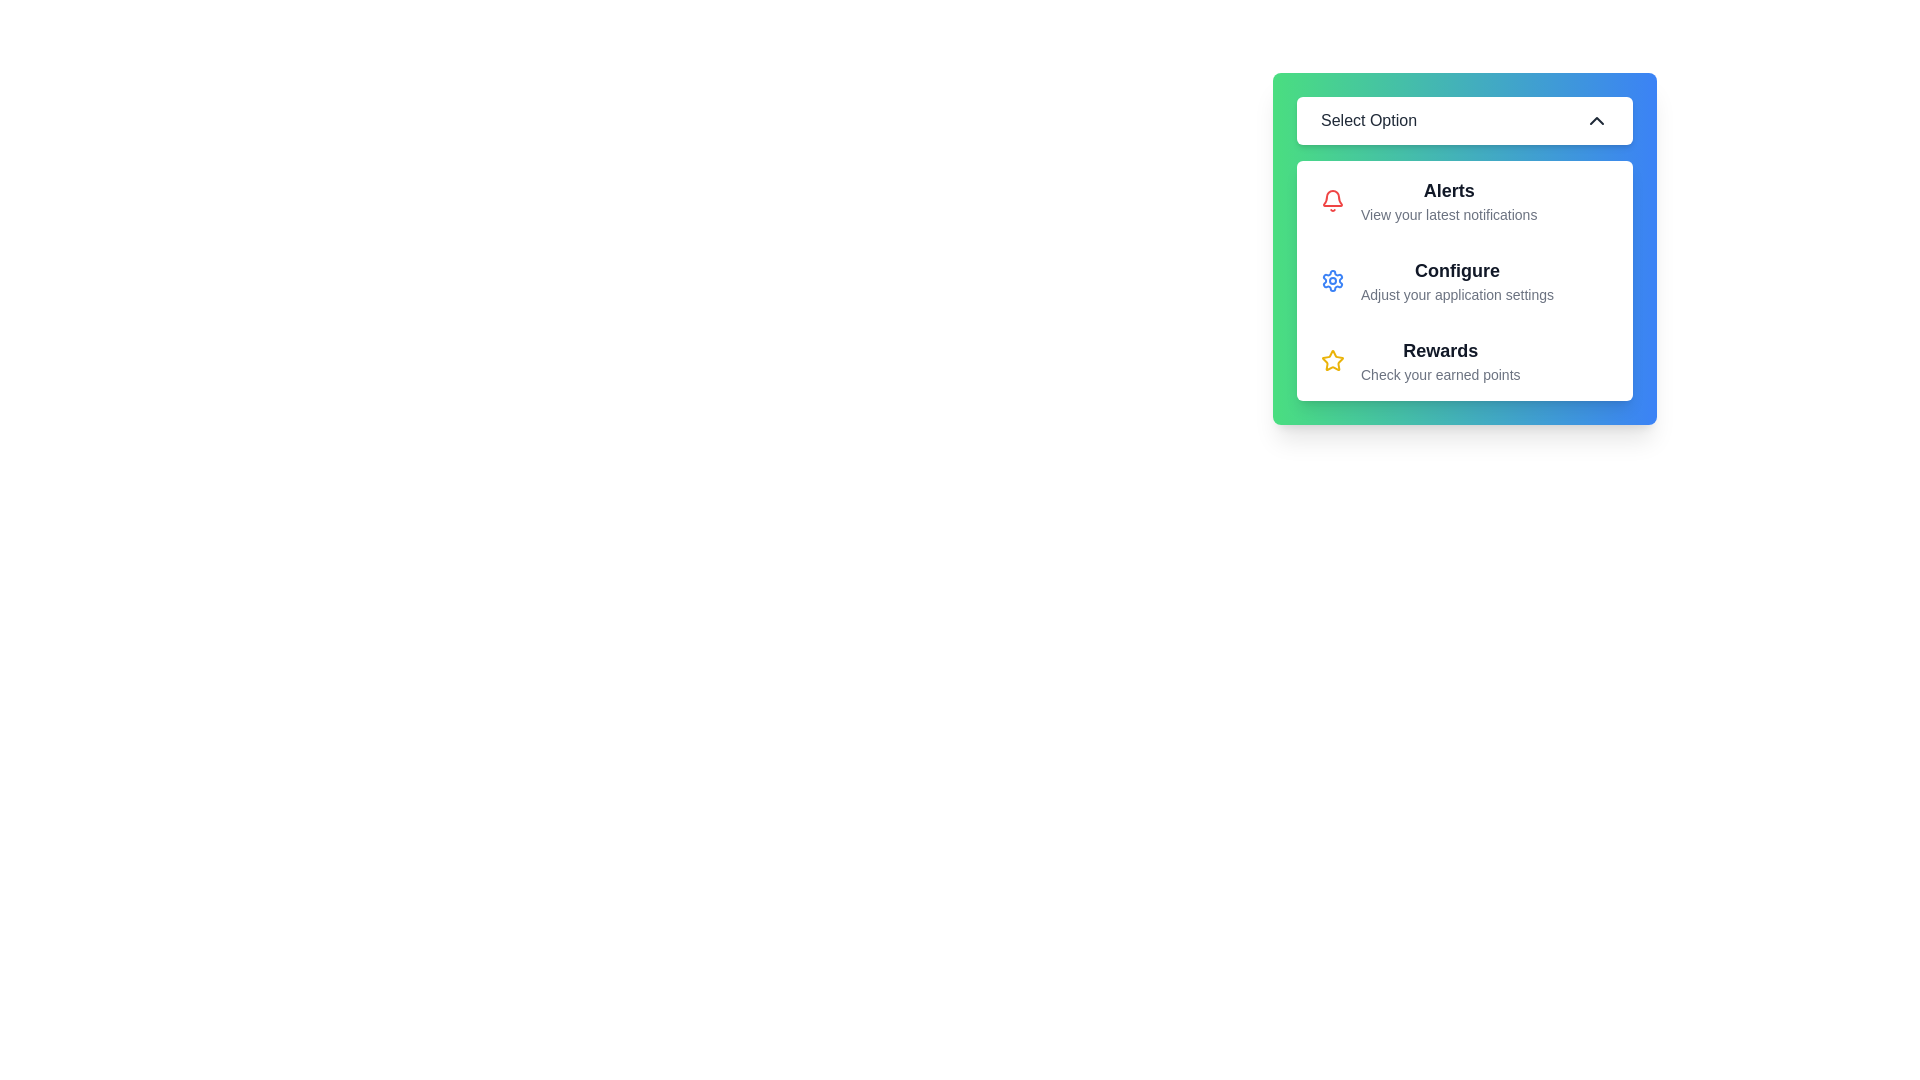 This screenshot has width=1920, height=1080. I want to click on the star icon representing the 'Rewards' section, which is located to the left of the 'Rewards' text label in the third item of a vertical list, so click(1333, 361).